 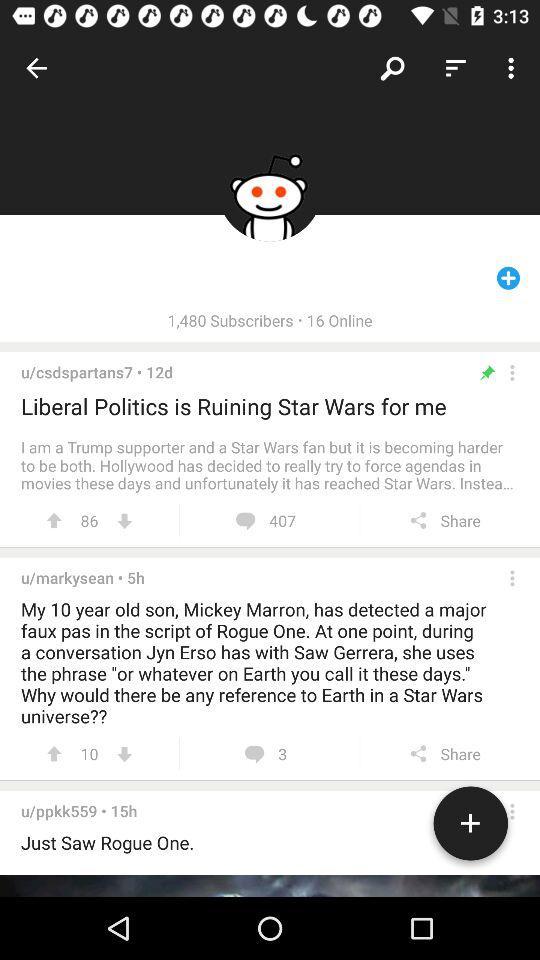 I want to click on ellipsis toggle user info message history, so click(x=512, y=578).